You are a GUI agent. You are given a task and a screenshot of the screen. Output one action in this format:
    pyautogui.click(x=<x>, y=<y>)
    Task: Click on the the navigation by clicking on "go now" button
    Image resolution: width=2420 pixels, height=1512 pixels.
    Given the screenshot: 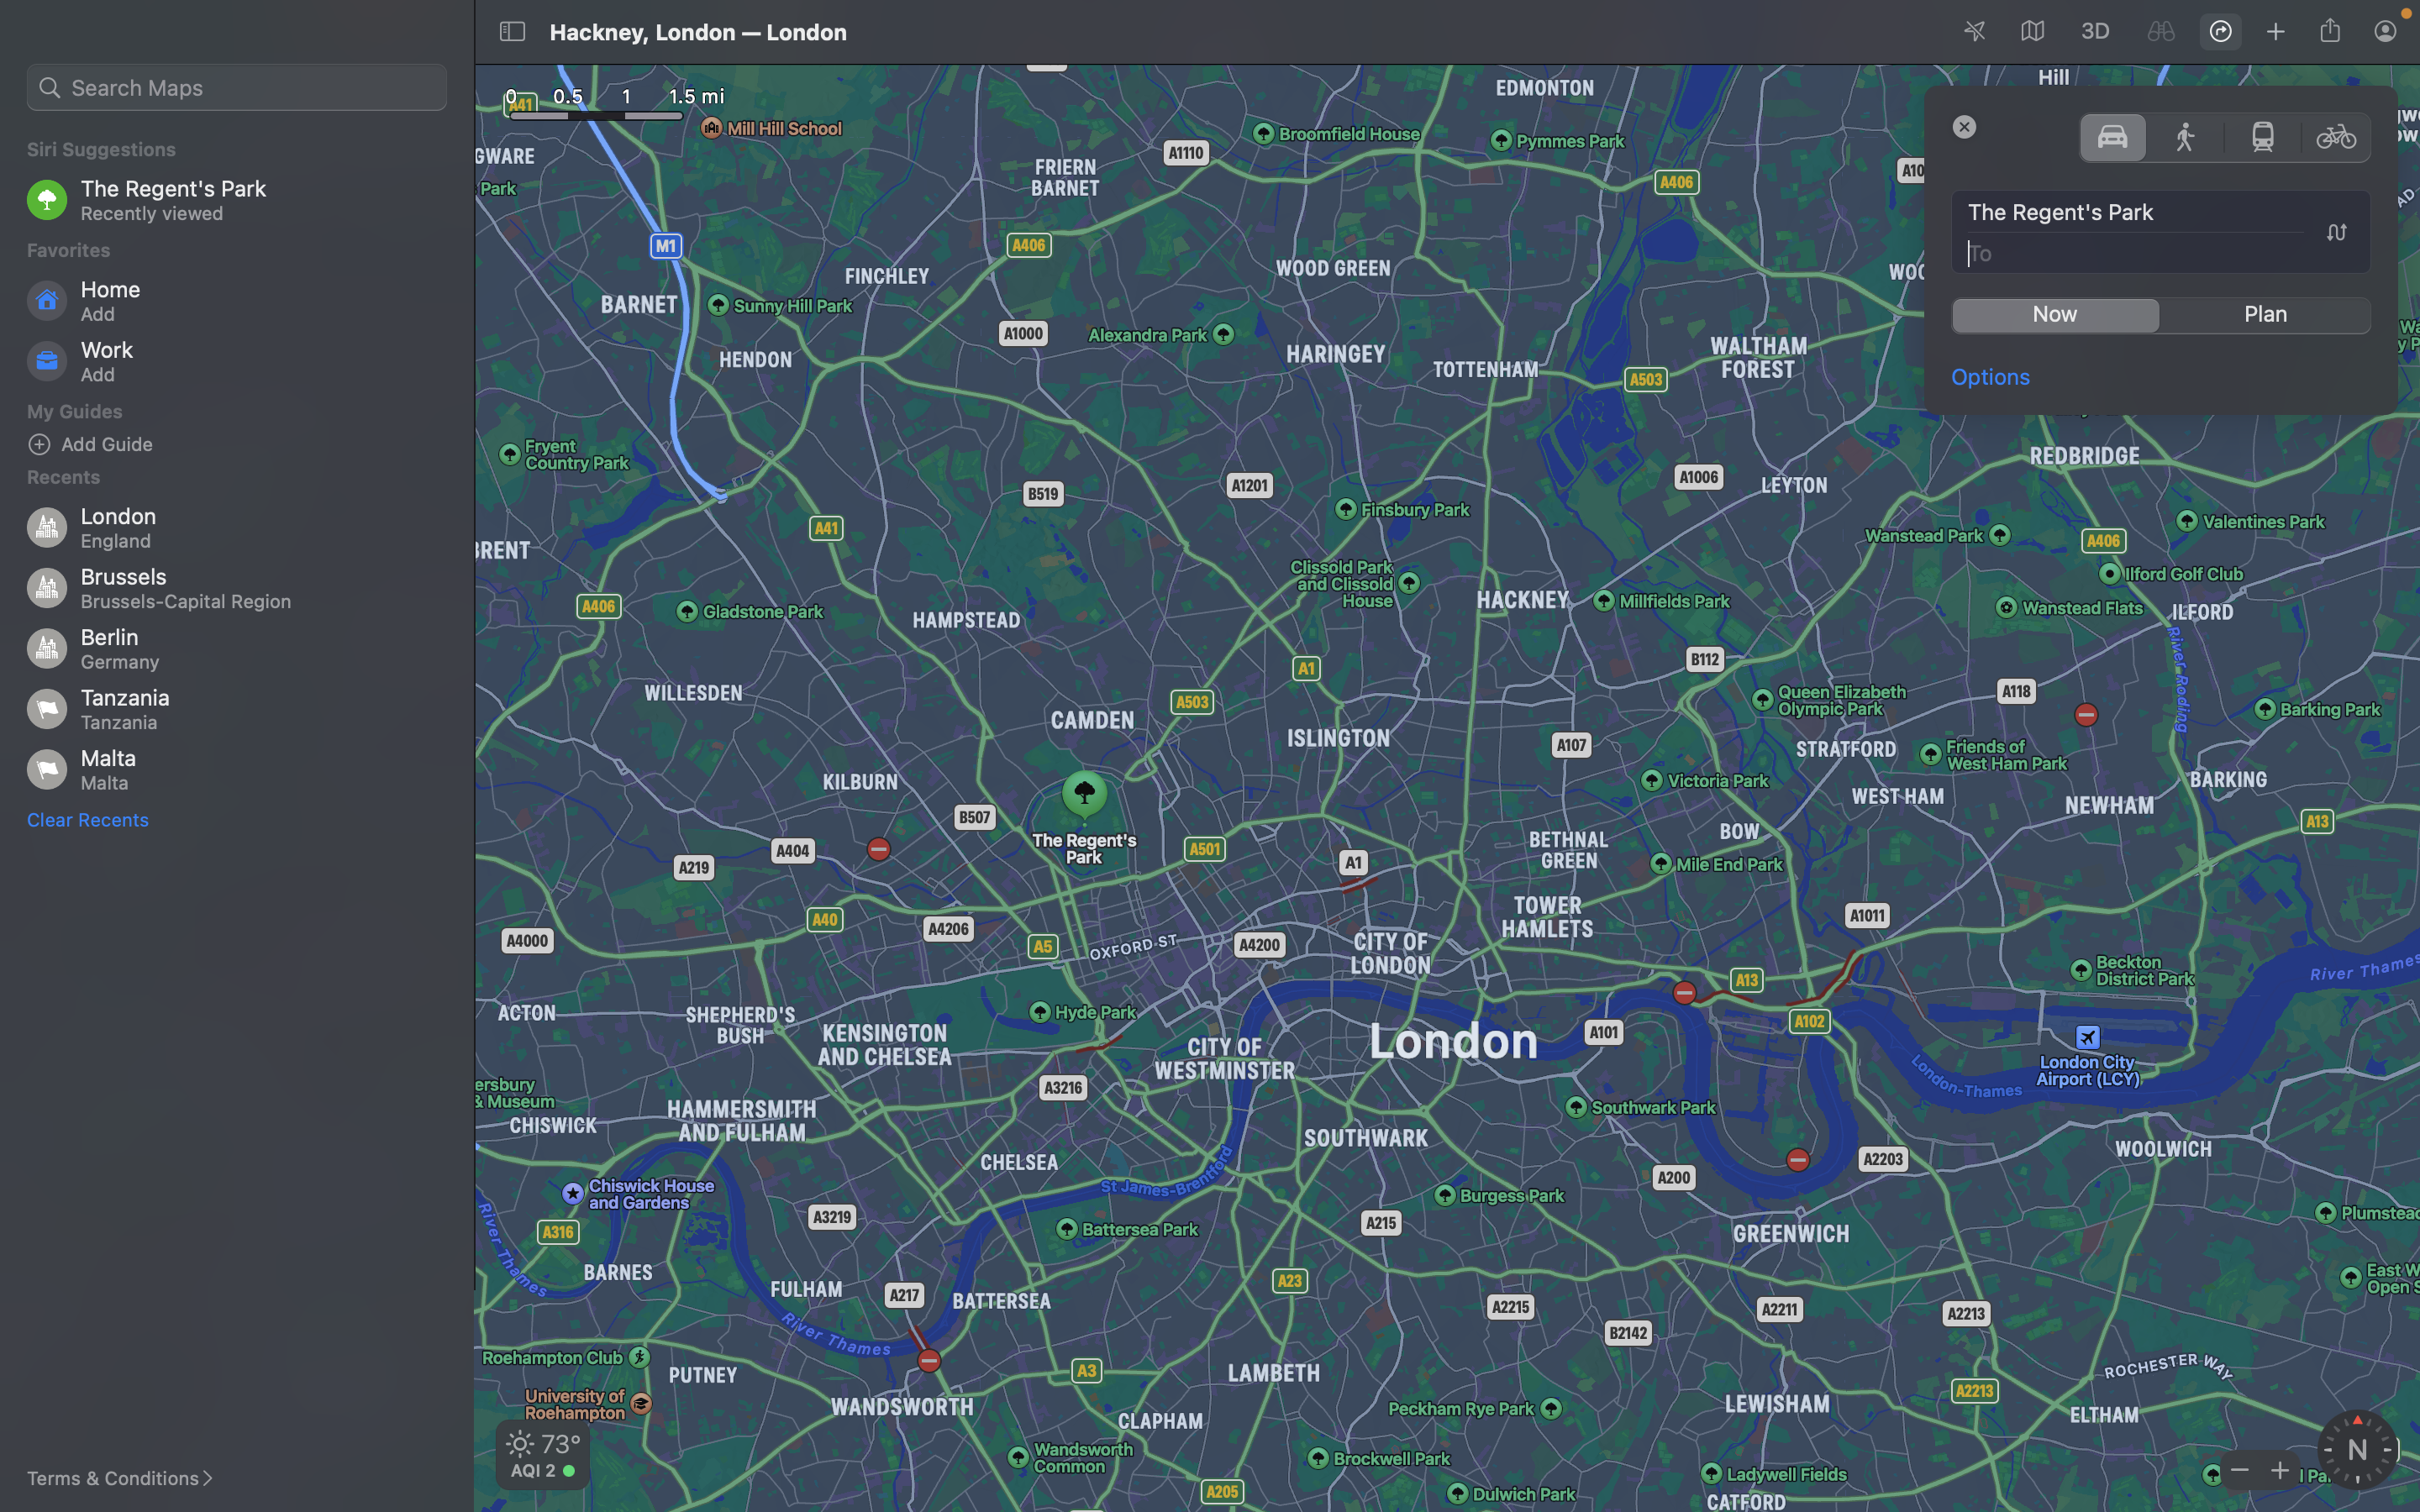 What is the action you would take?
    pyautogui.click(x=2054, y=315)
    